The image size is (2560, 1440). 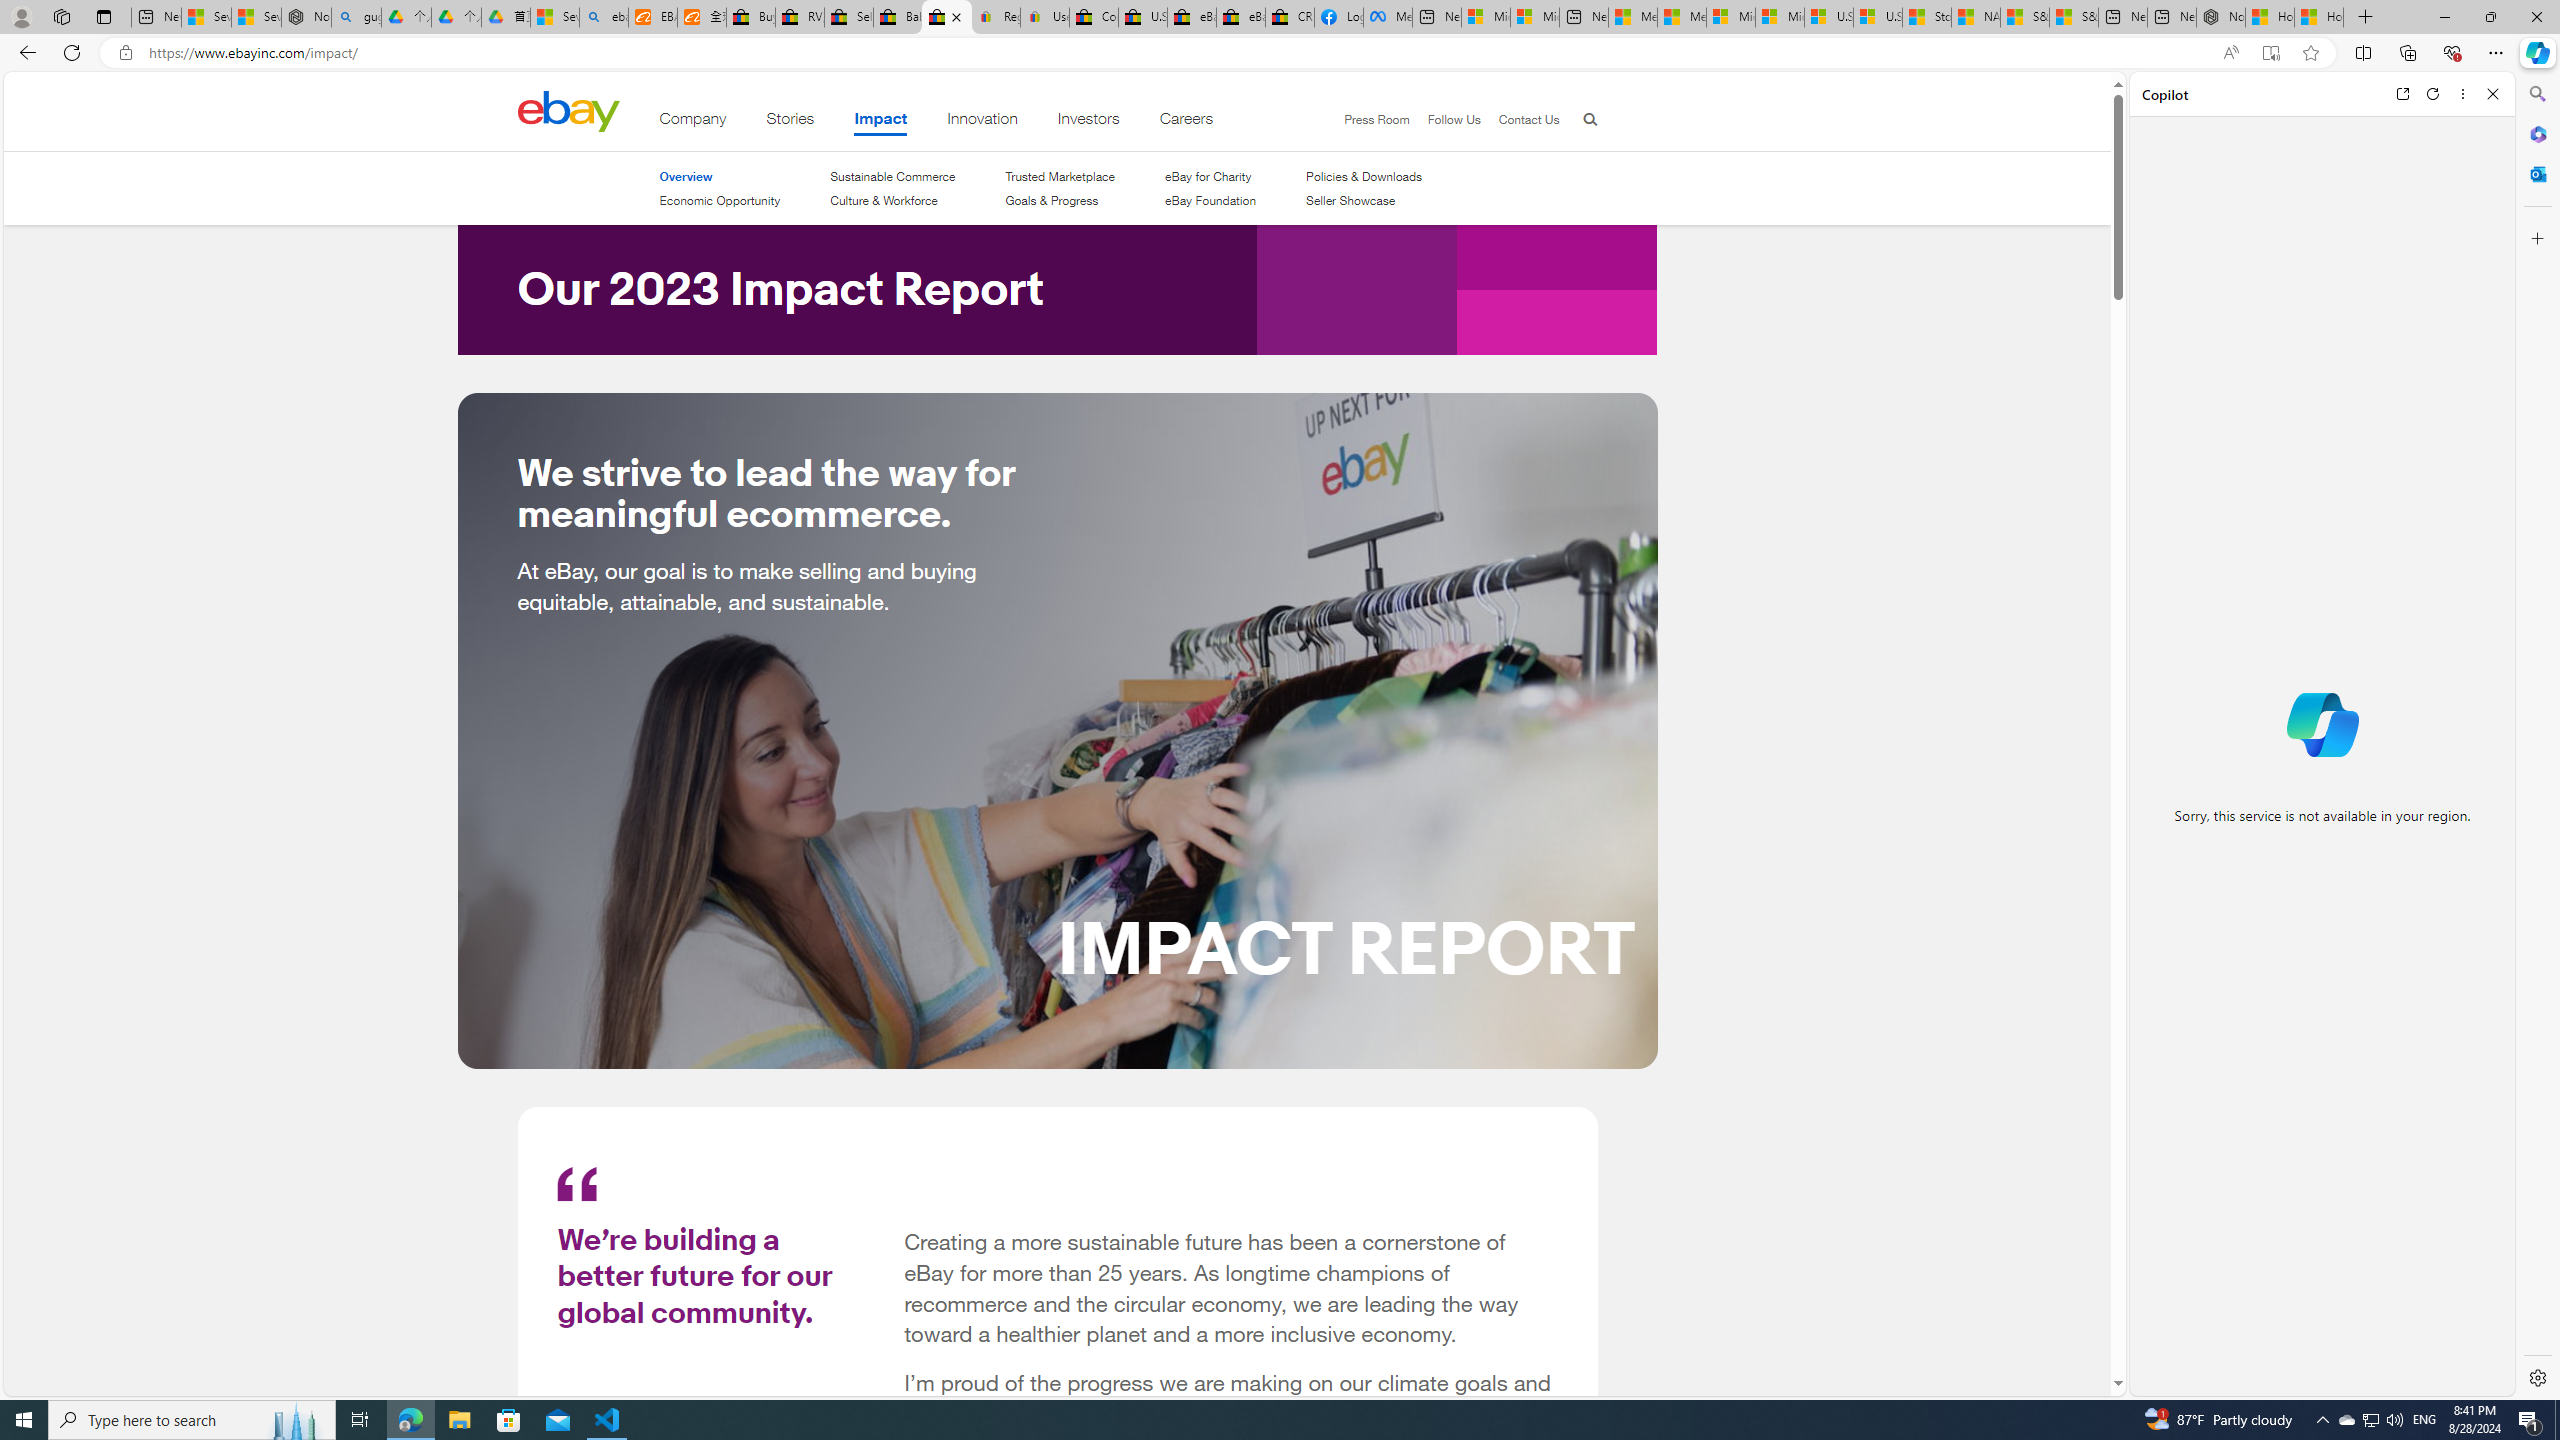 I want to click on 'eBay for Charity', so click(x=1210, y=176).